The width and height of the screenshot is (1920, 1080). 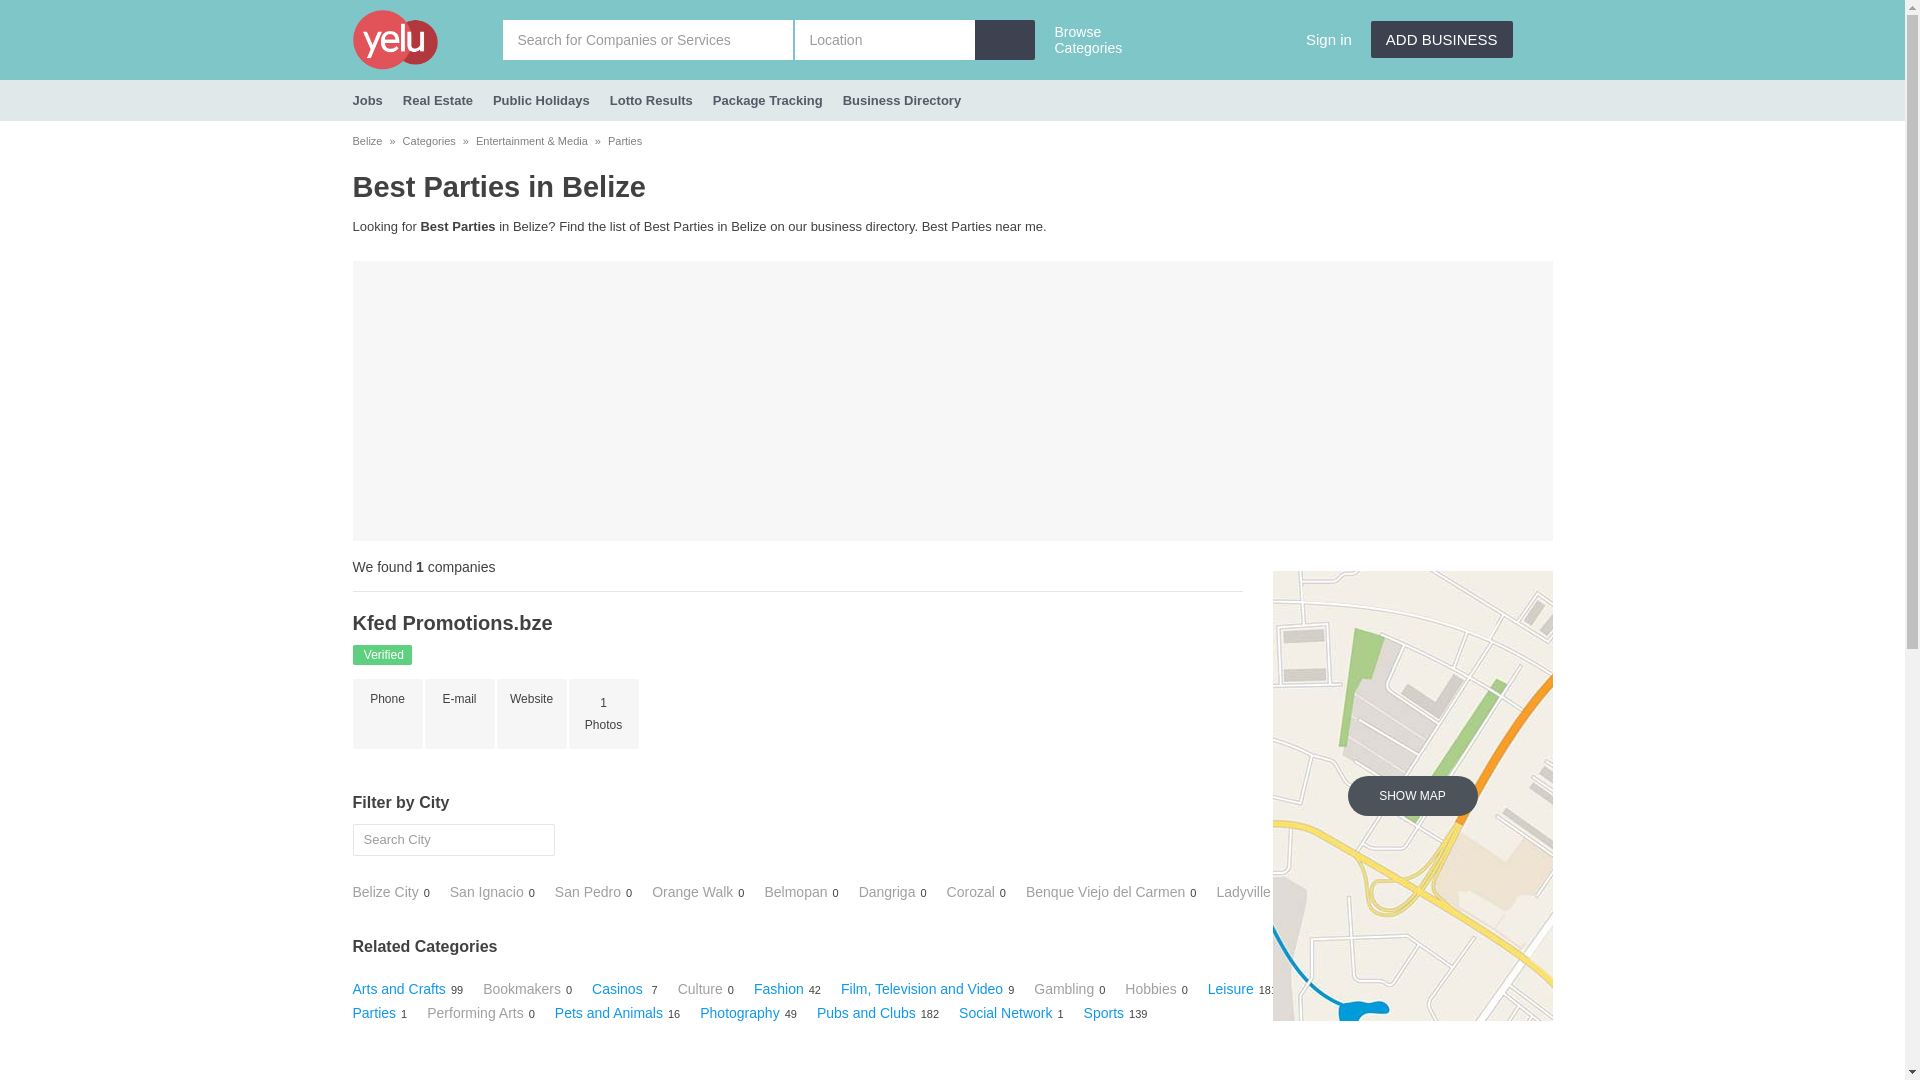 What do you see at coordinates (623, 140) in the screenshot?
I see `'Parties'` at bounding box center [623, 140].